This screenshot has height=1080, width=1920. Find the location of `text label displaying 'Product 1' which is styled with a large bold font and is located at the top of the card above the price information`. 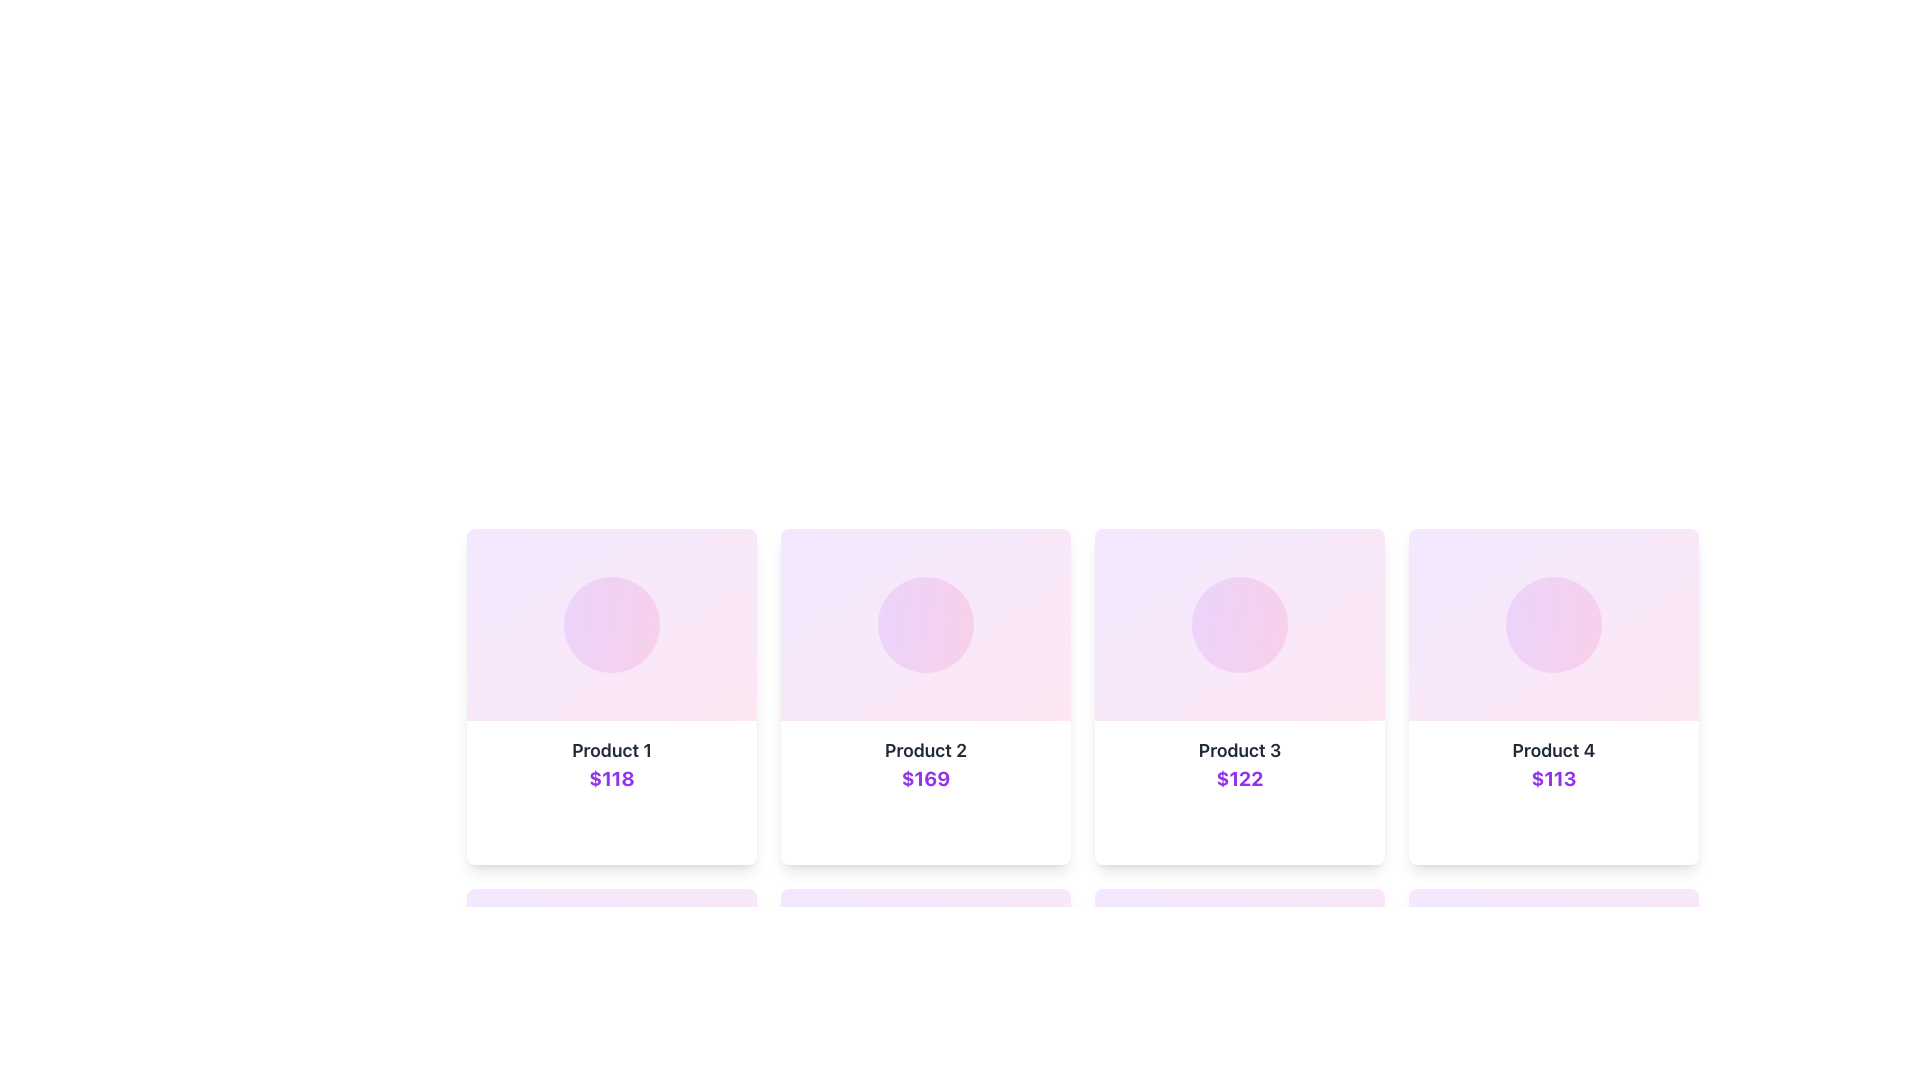

text label displaying 'Product 1' which is styled with a large bold font and is located at the top of the card above the price information is located at coordinates (610, 751).